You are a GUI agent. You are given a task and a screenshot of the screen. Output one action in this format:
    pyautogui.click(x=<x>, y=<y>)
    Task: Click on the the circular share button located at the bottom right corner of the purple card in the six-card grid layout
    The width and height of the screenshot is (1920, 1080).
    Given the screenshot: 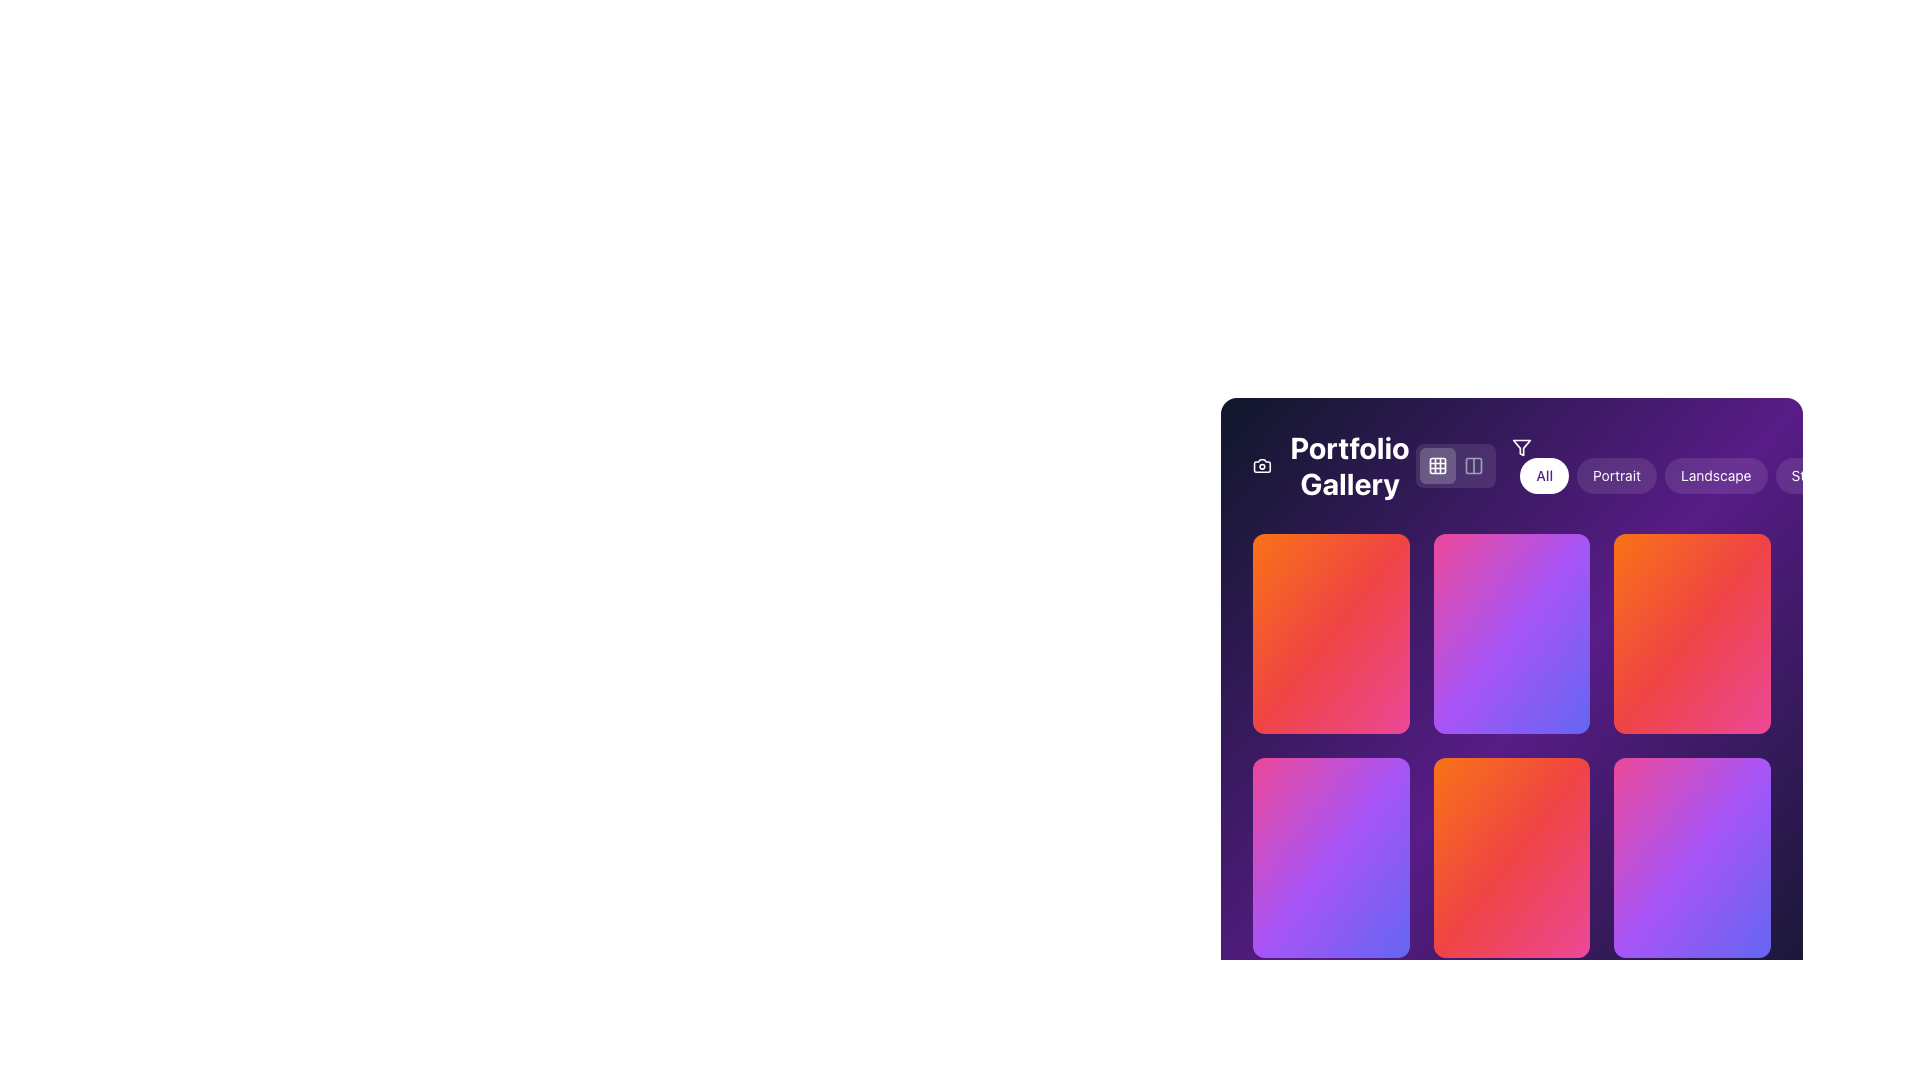 What is the action you would take?
    pyautogui.click(x=1760, y=925)
    